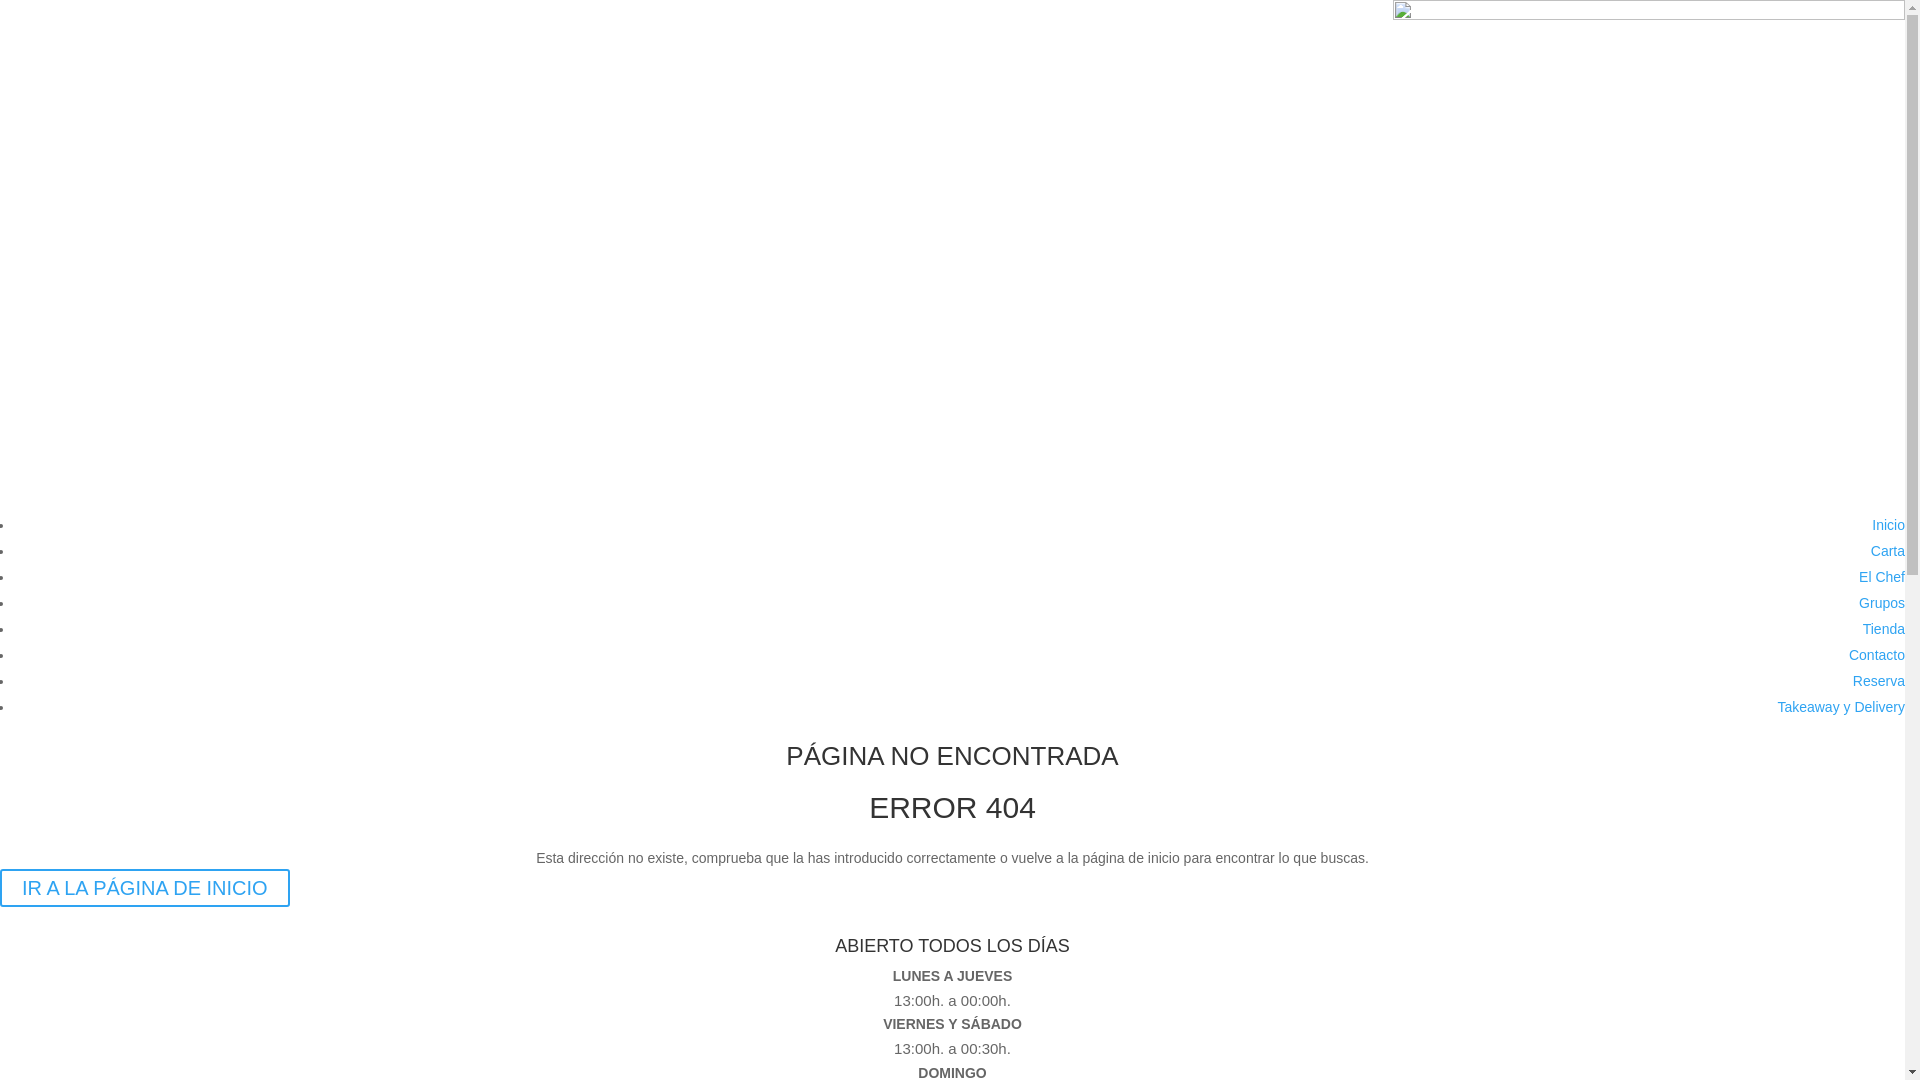 The height and width of the screenshot is (1080, 1920). What do you see at coordinates (1880, 601) in the screenshot?
I see `'Grupos'` at bounding box center [1880, 601].